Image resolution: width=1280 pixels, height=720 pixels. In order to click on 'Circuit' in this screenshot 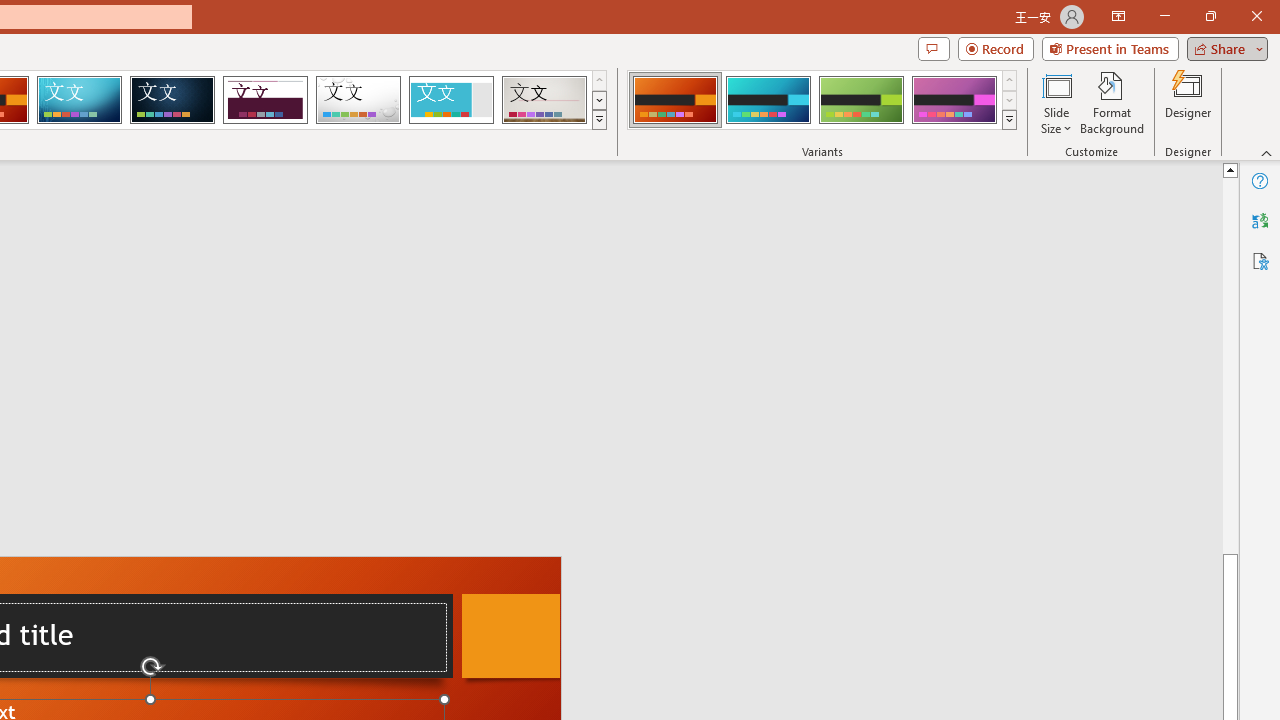, I will do `click(79, 100)`.